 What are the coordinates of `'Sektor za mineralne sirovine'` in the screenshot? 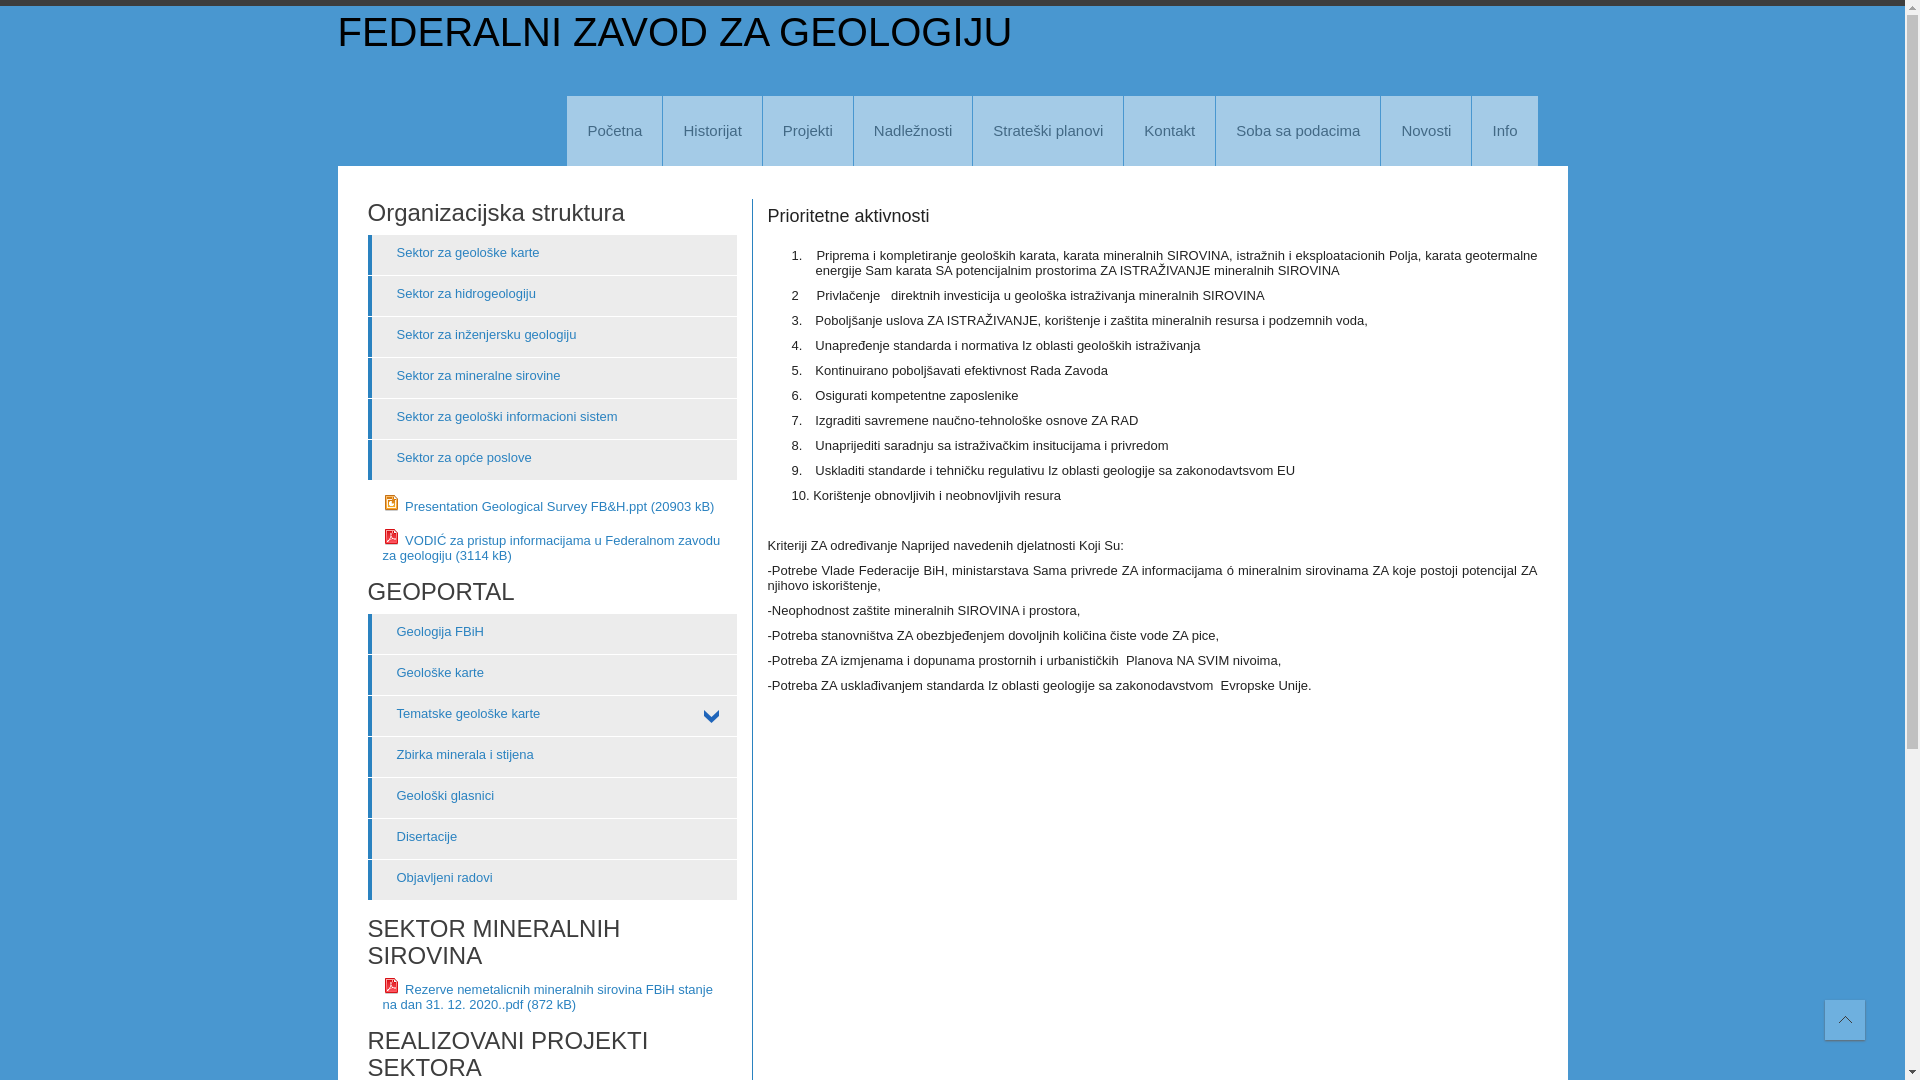 It's located at (552, 378).